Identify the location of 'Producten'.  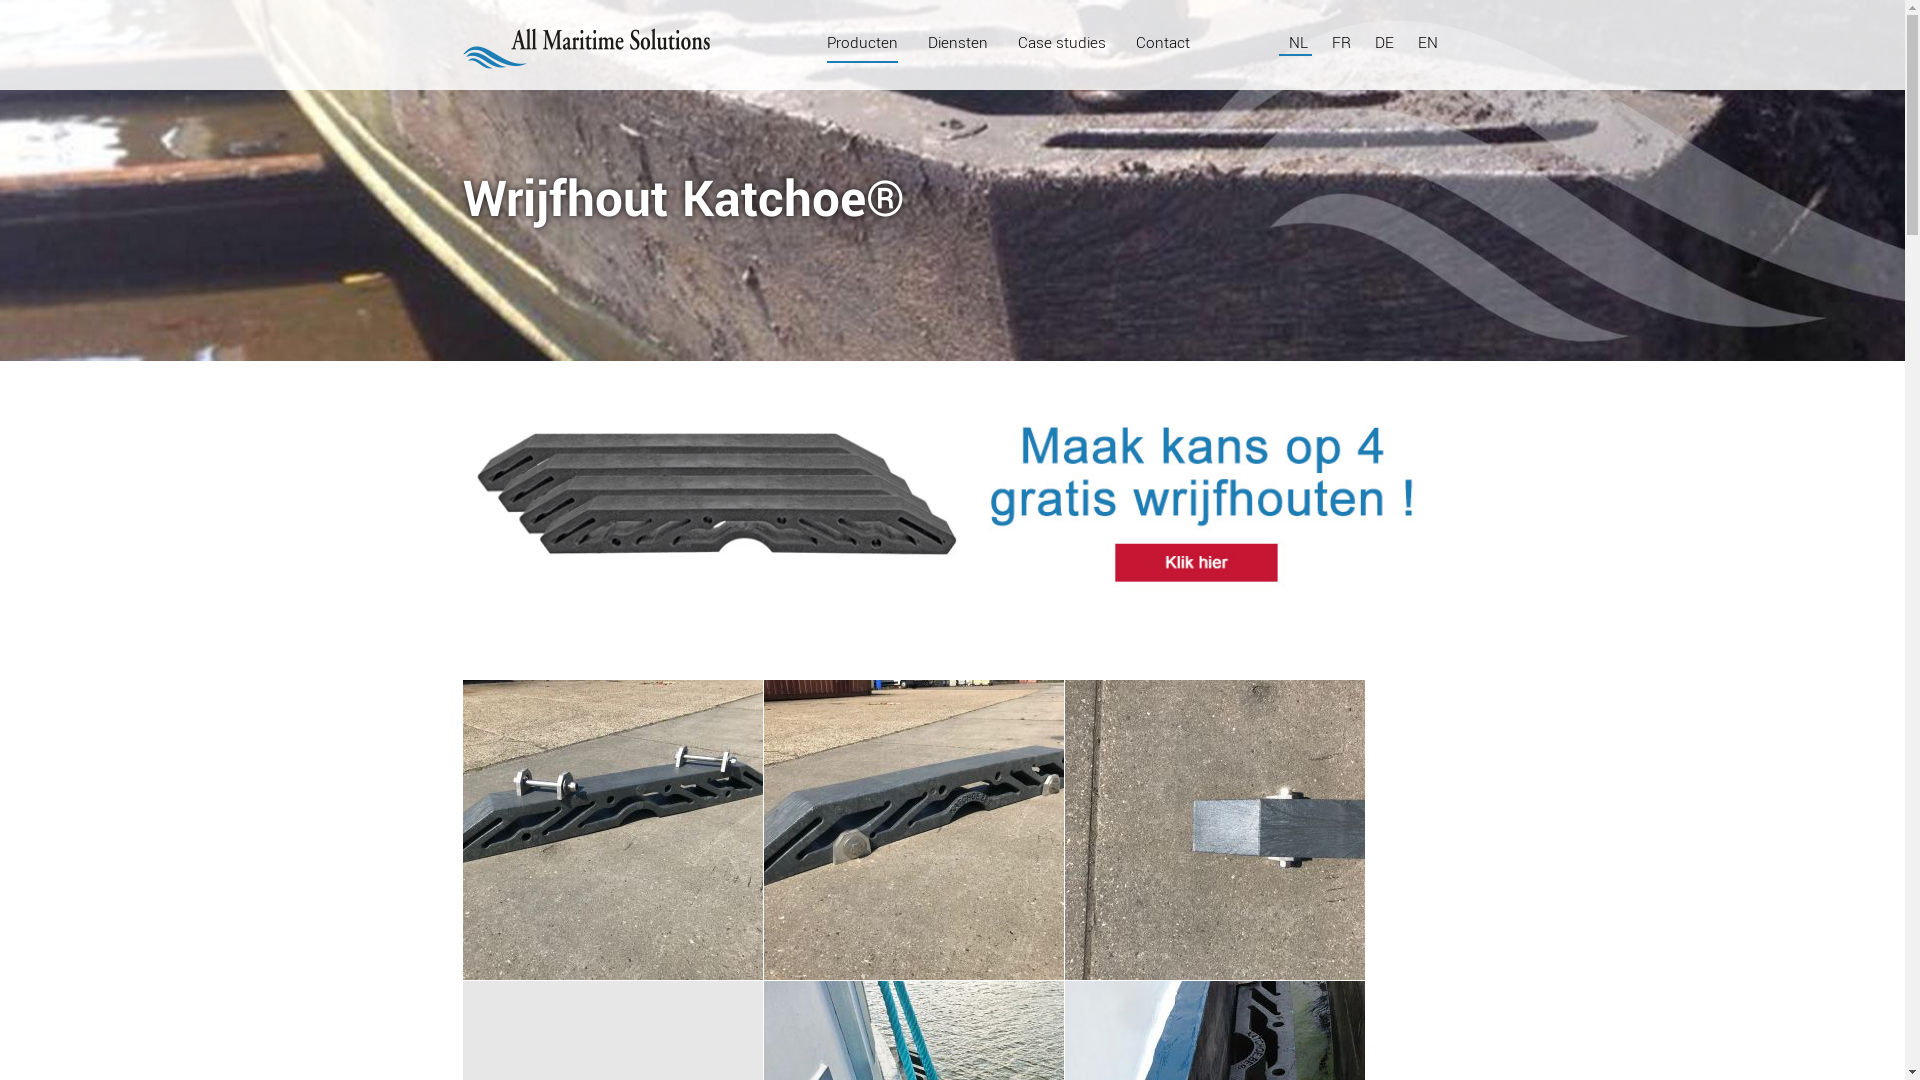
(861, 42).